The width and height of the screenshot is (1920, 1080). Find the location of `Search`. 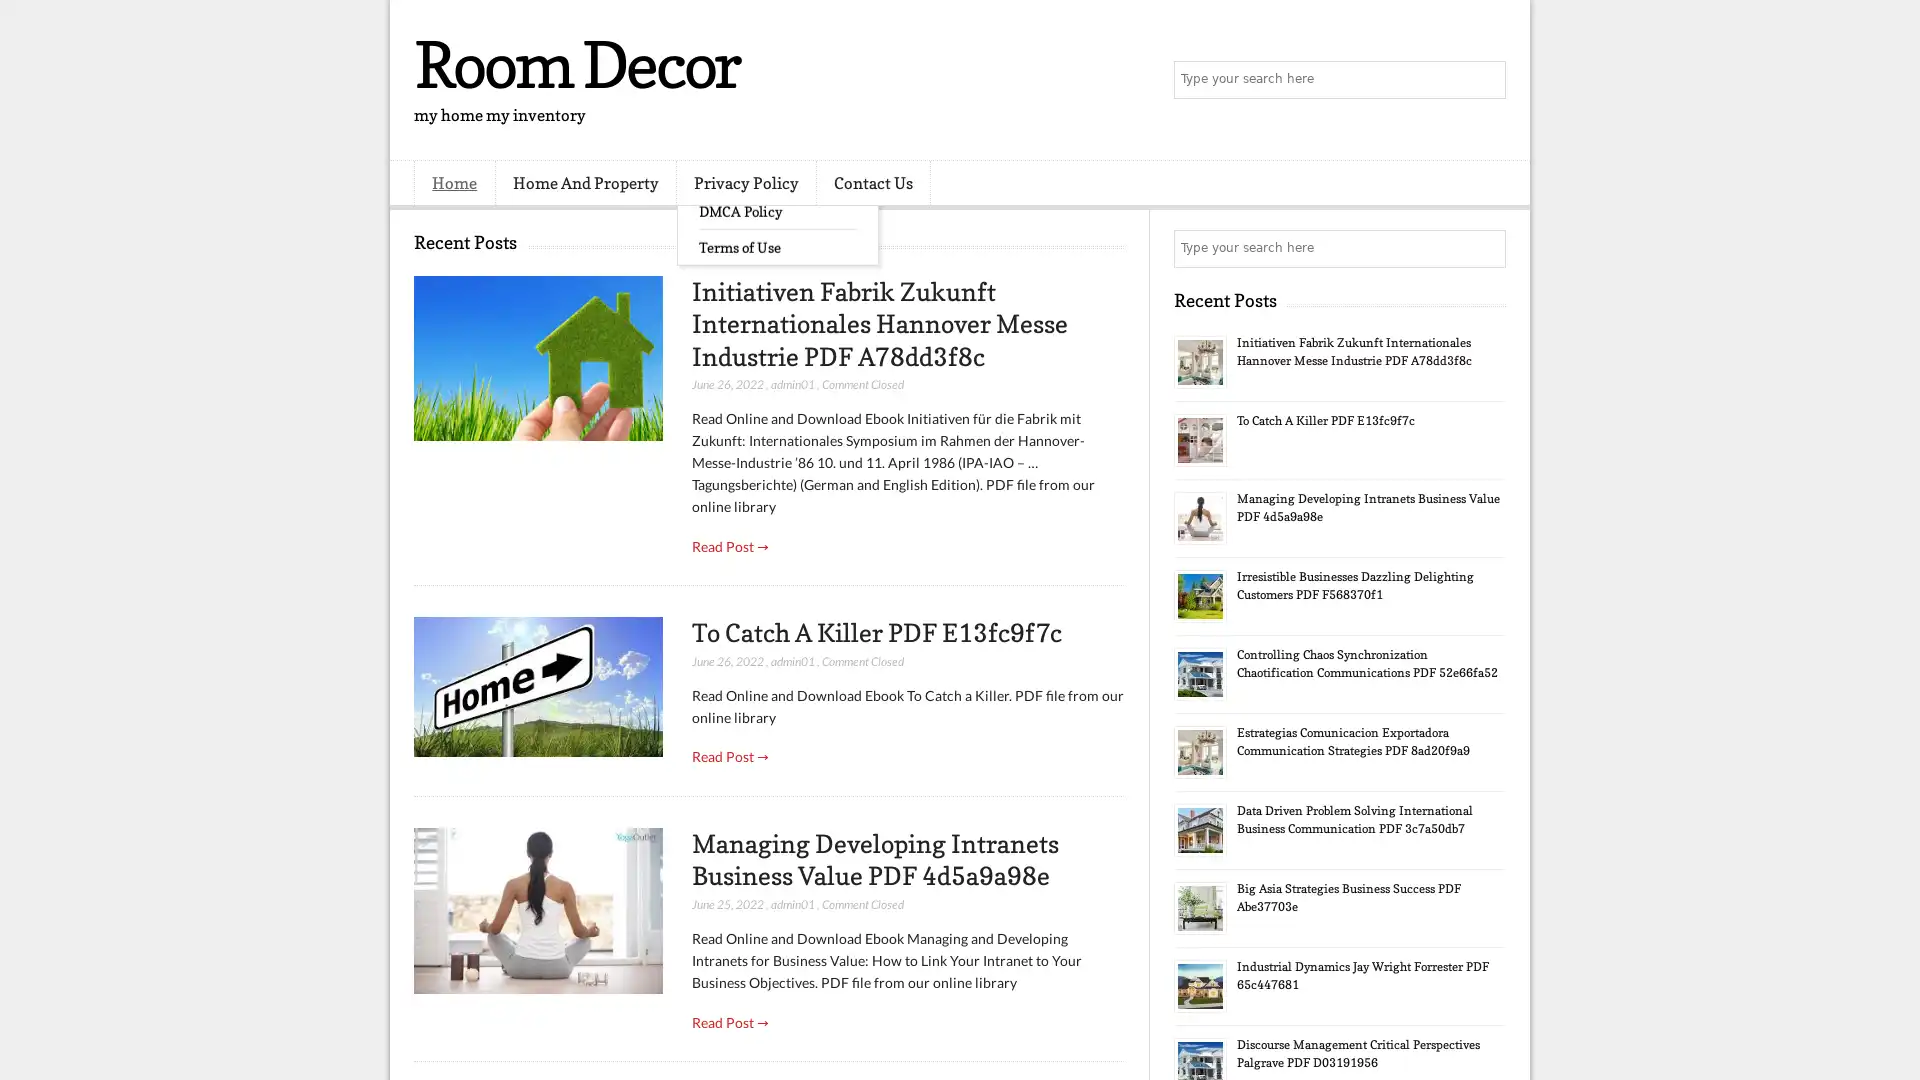

Search is located at coordinates (1485, 248).